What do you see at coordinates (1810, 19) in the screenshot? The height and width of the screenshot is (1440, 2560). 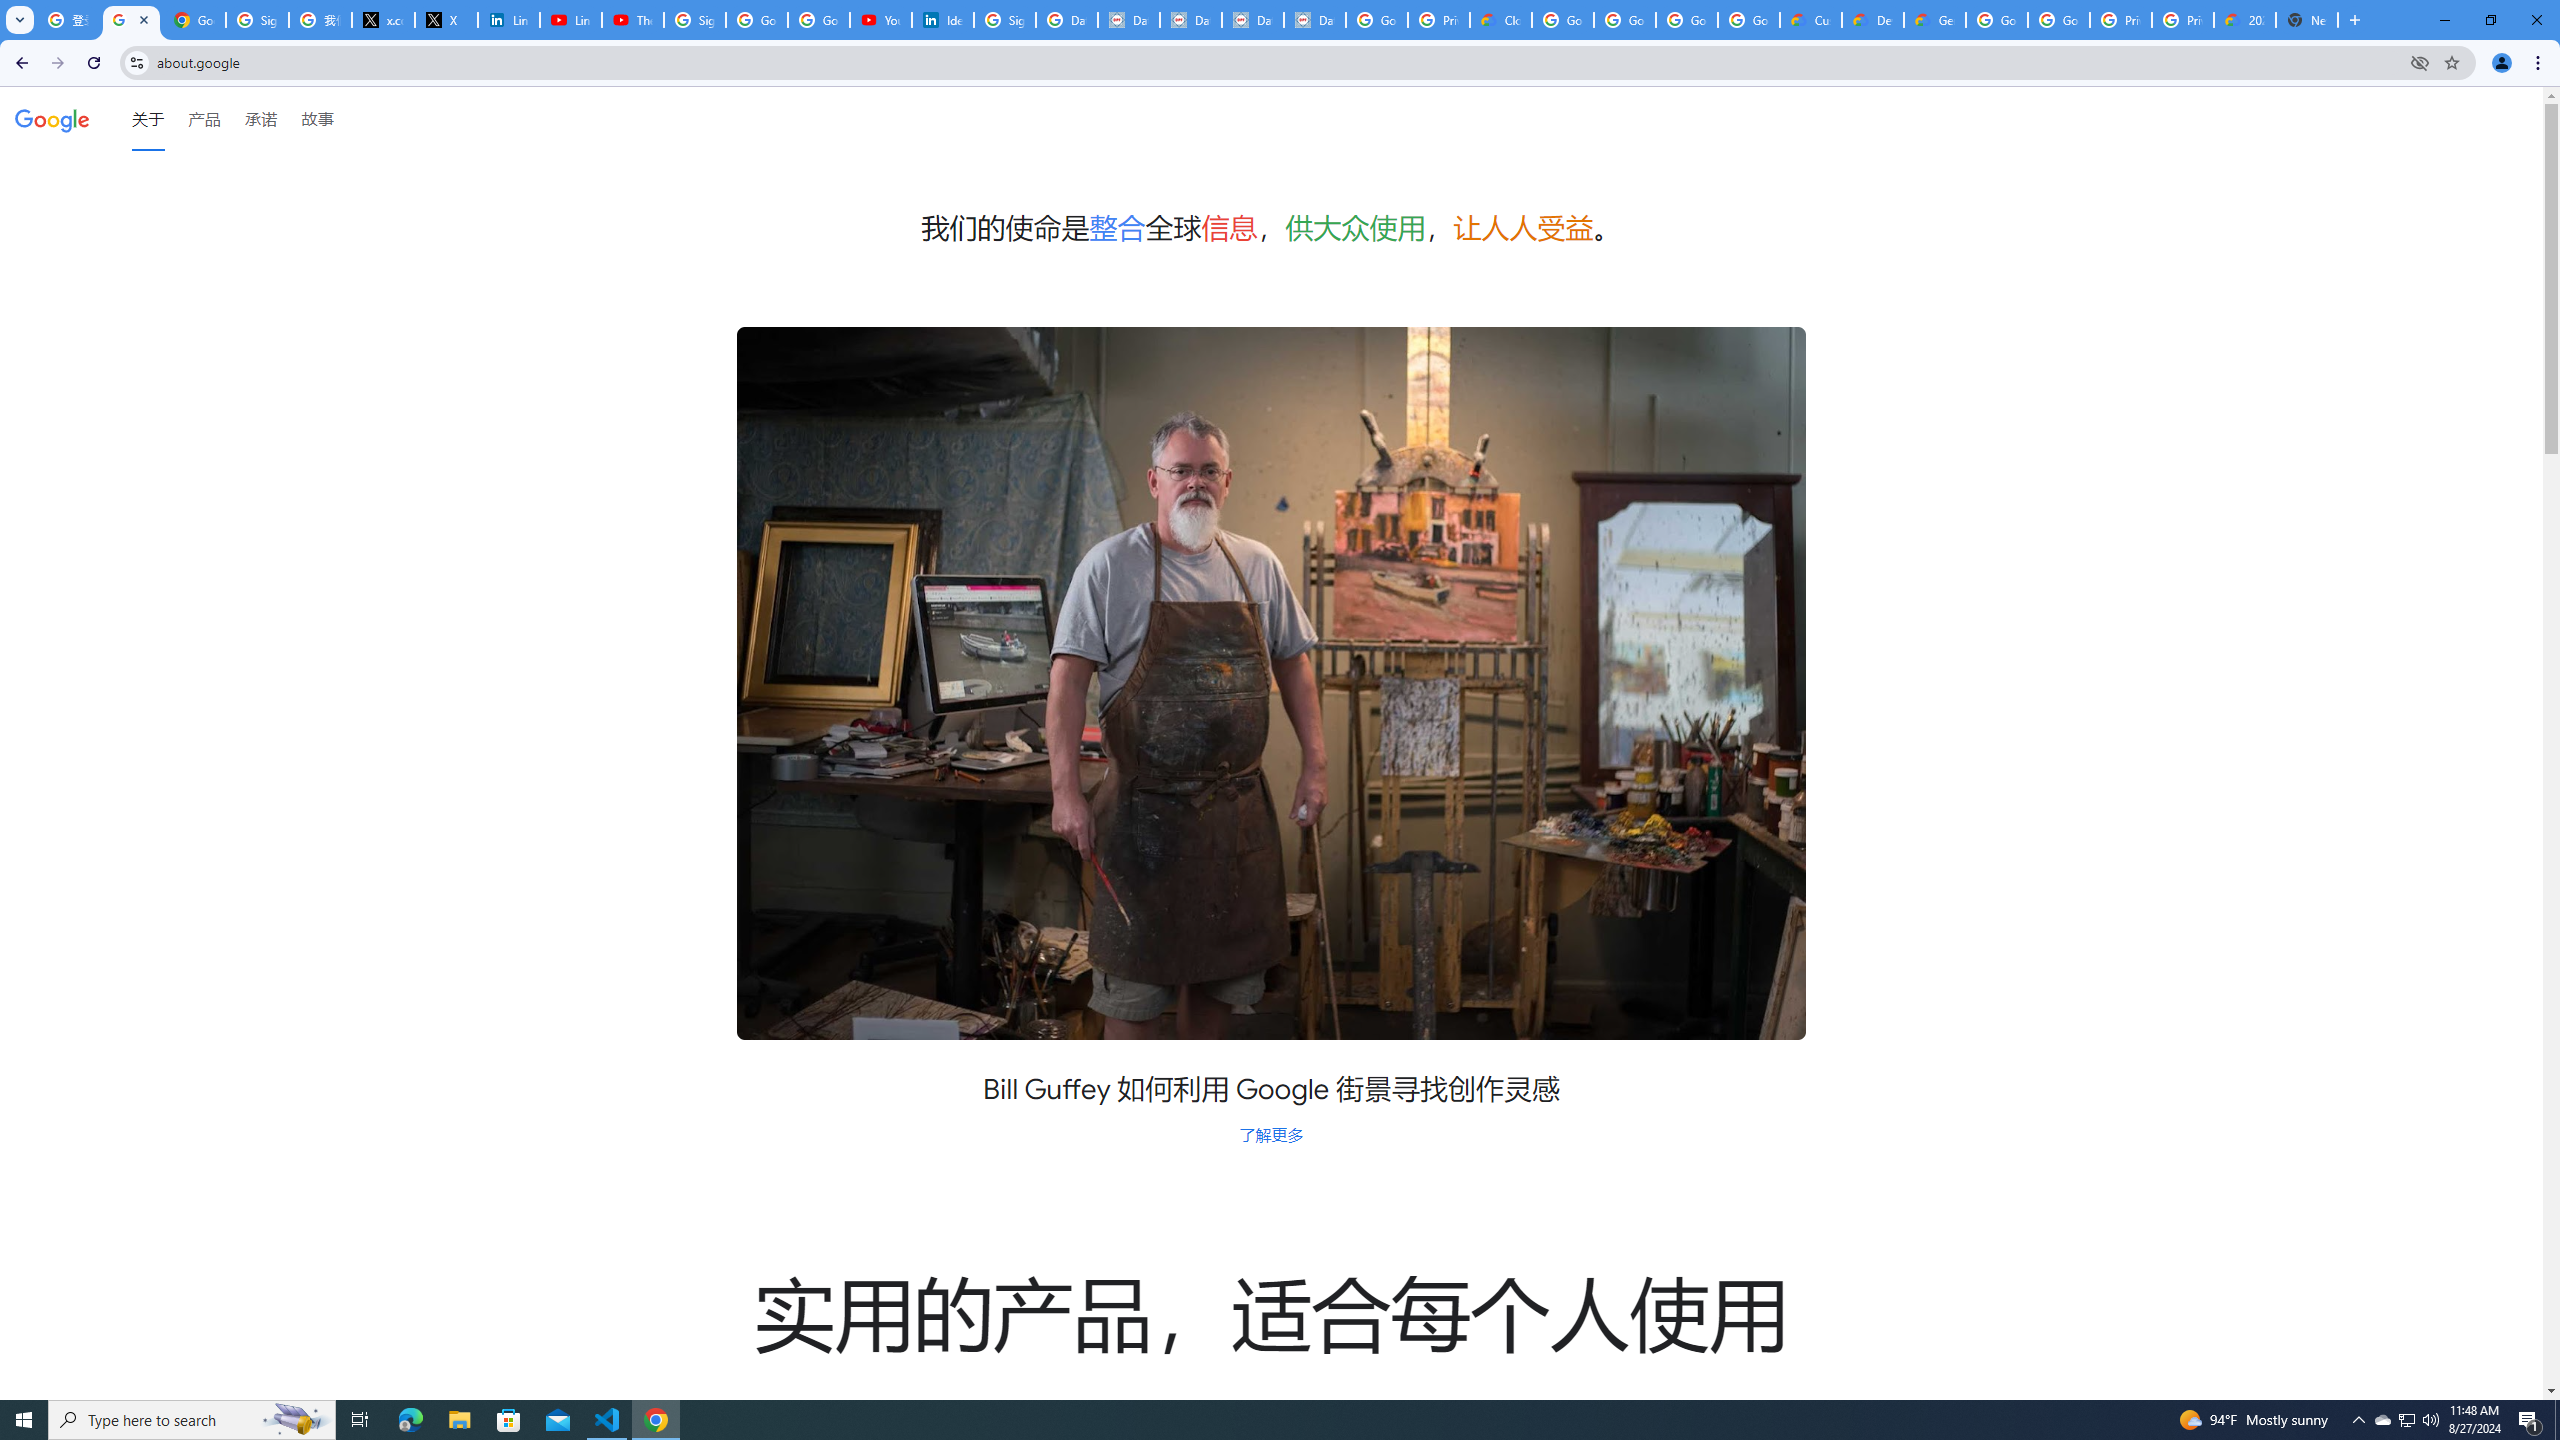 I see `'Customer Care | Google Cloud'` at bounding box center [1810, 19].